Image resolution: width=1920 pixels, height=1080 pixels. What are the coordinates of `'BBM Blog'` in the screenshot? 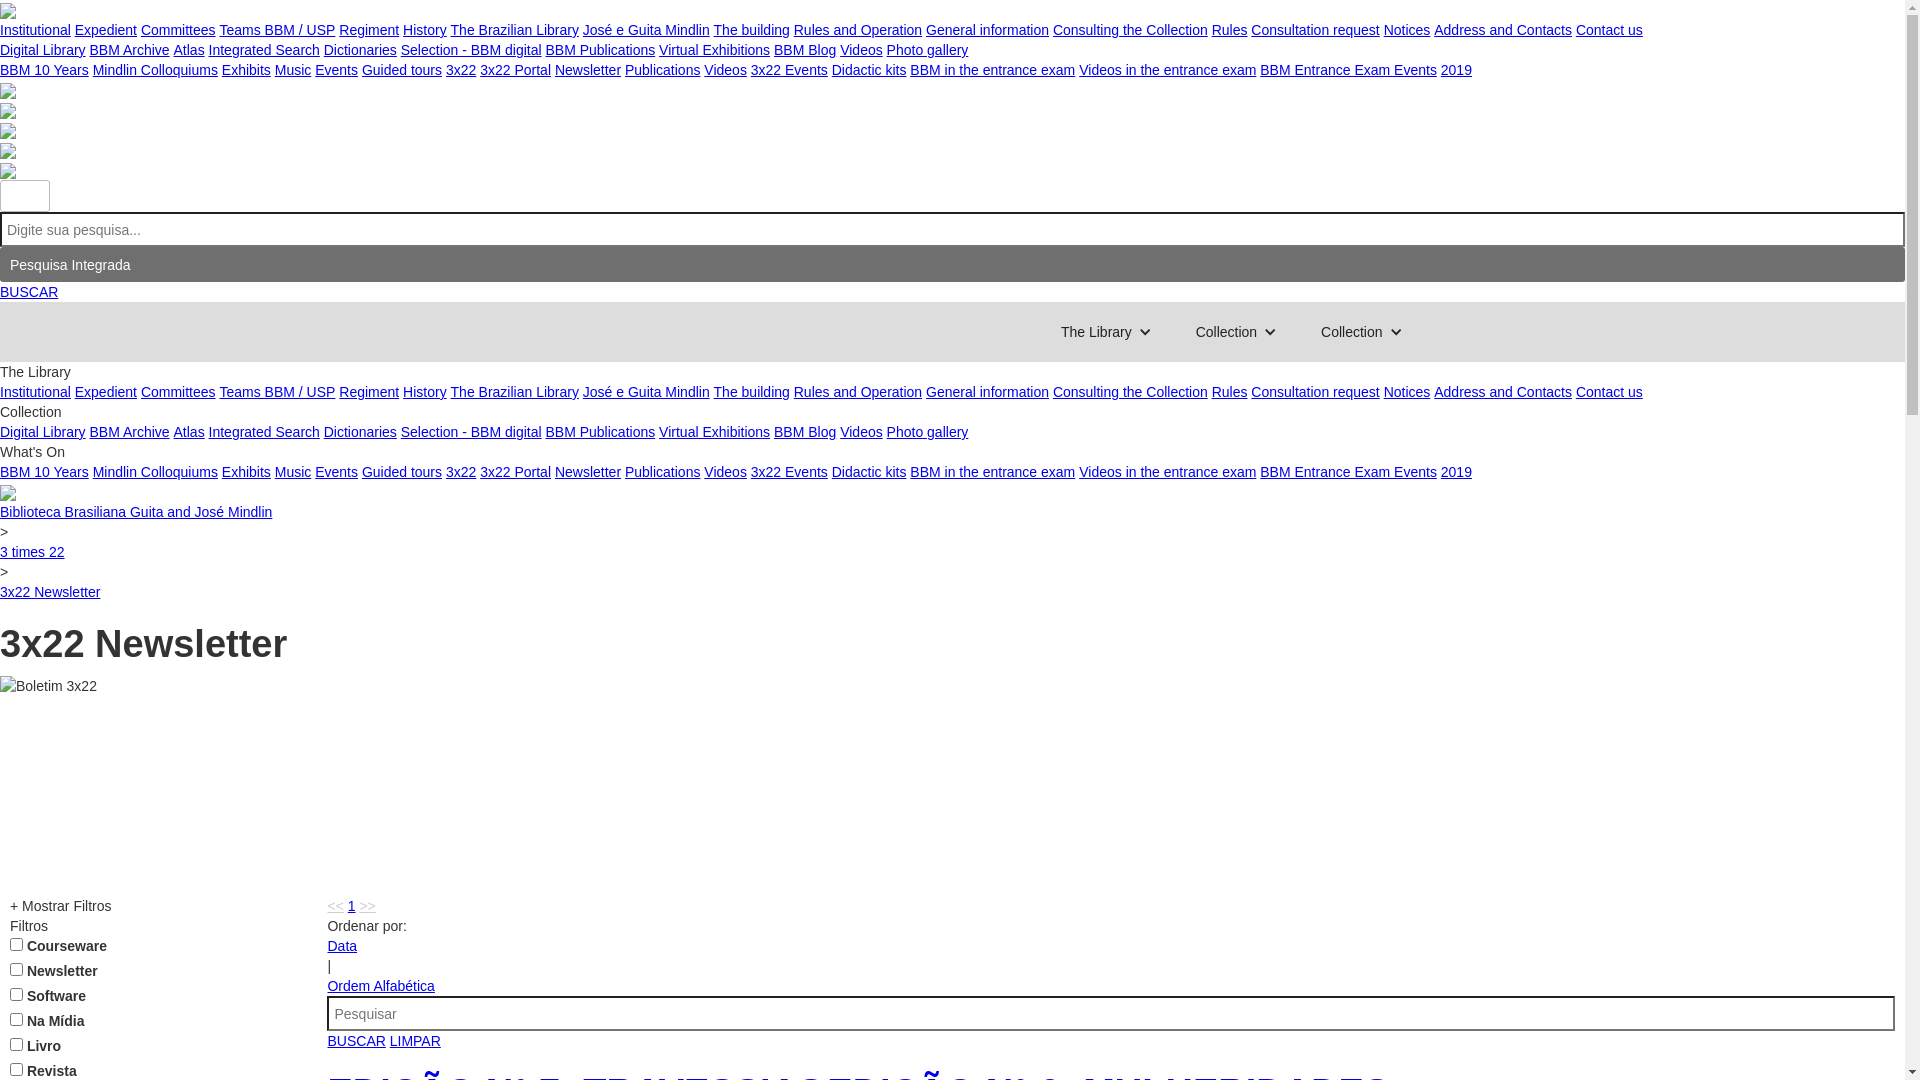 It's located at (805, 49).